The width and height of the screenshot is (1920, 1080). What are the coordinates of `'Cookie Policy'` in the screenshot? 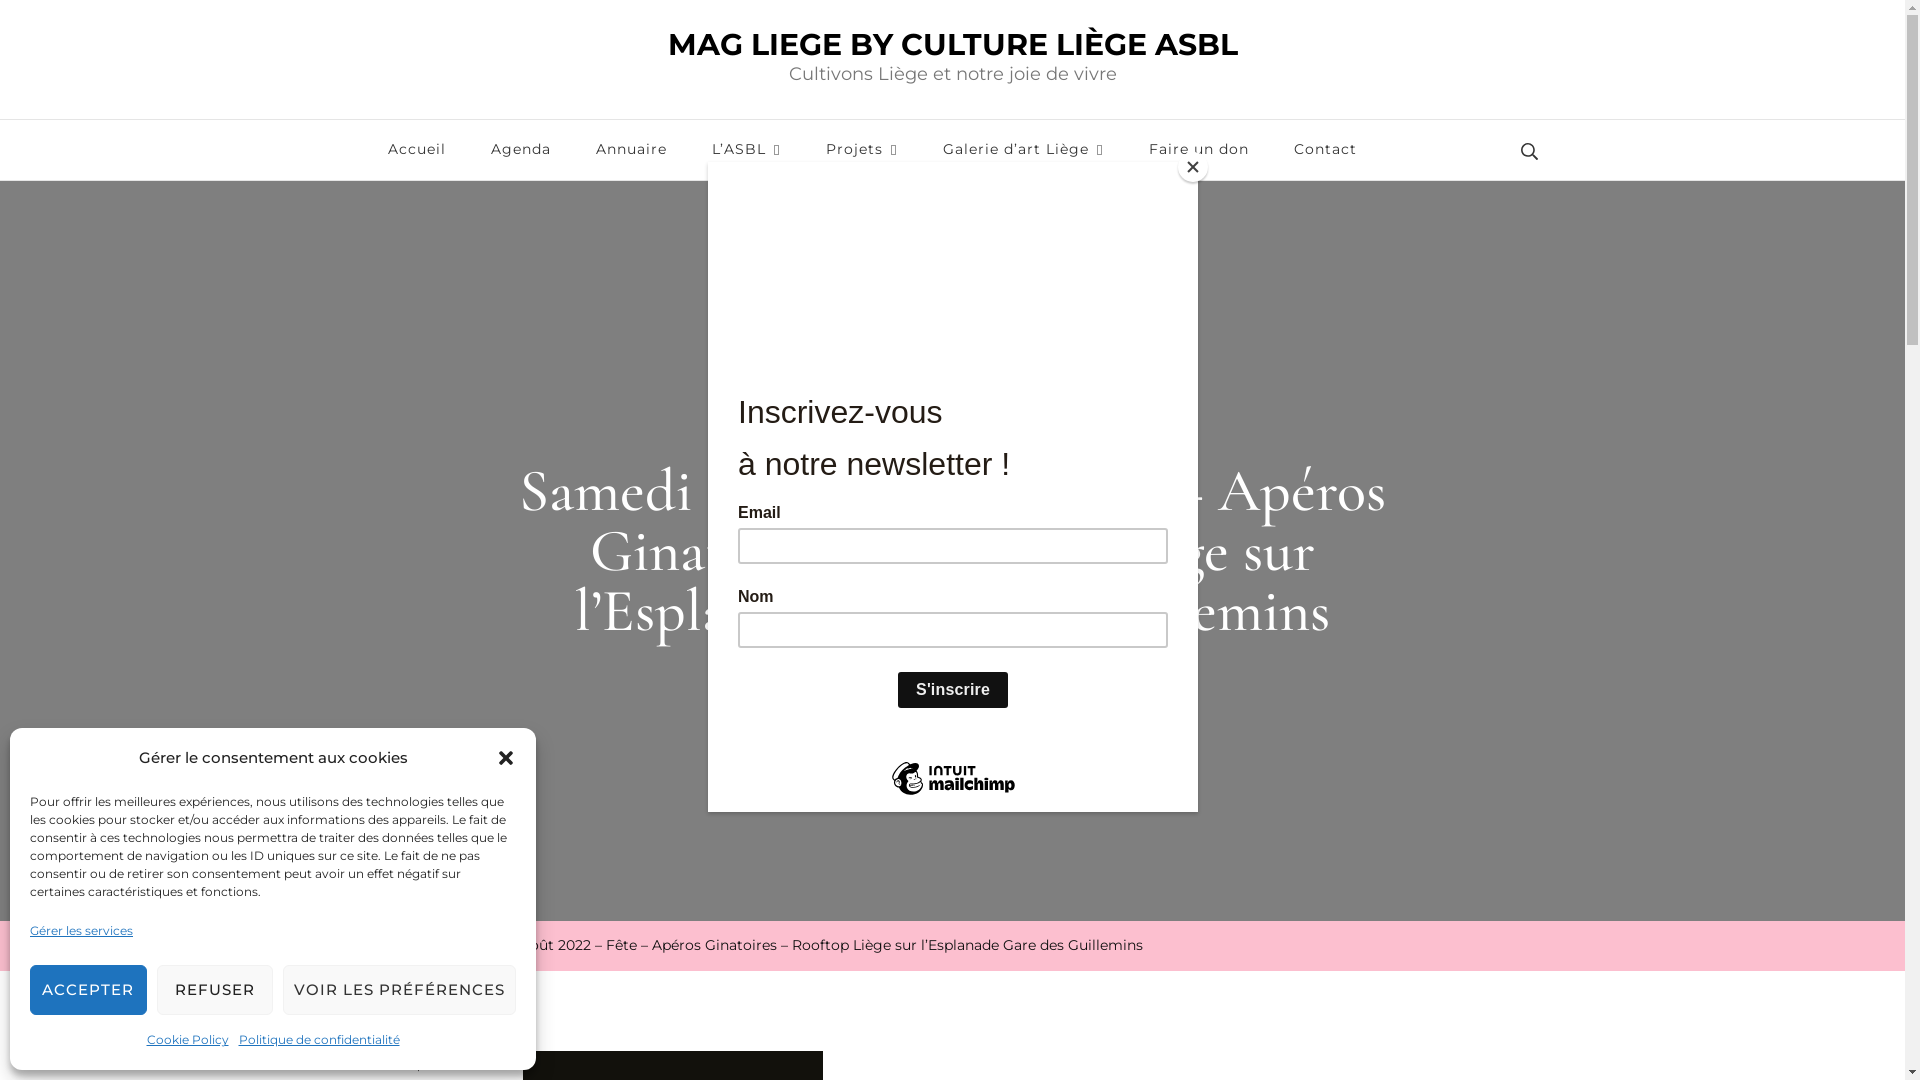 It's located at (187, 1039).